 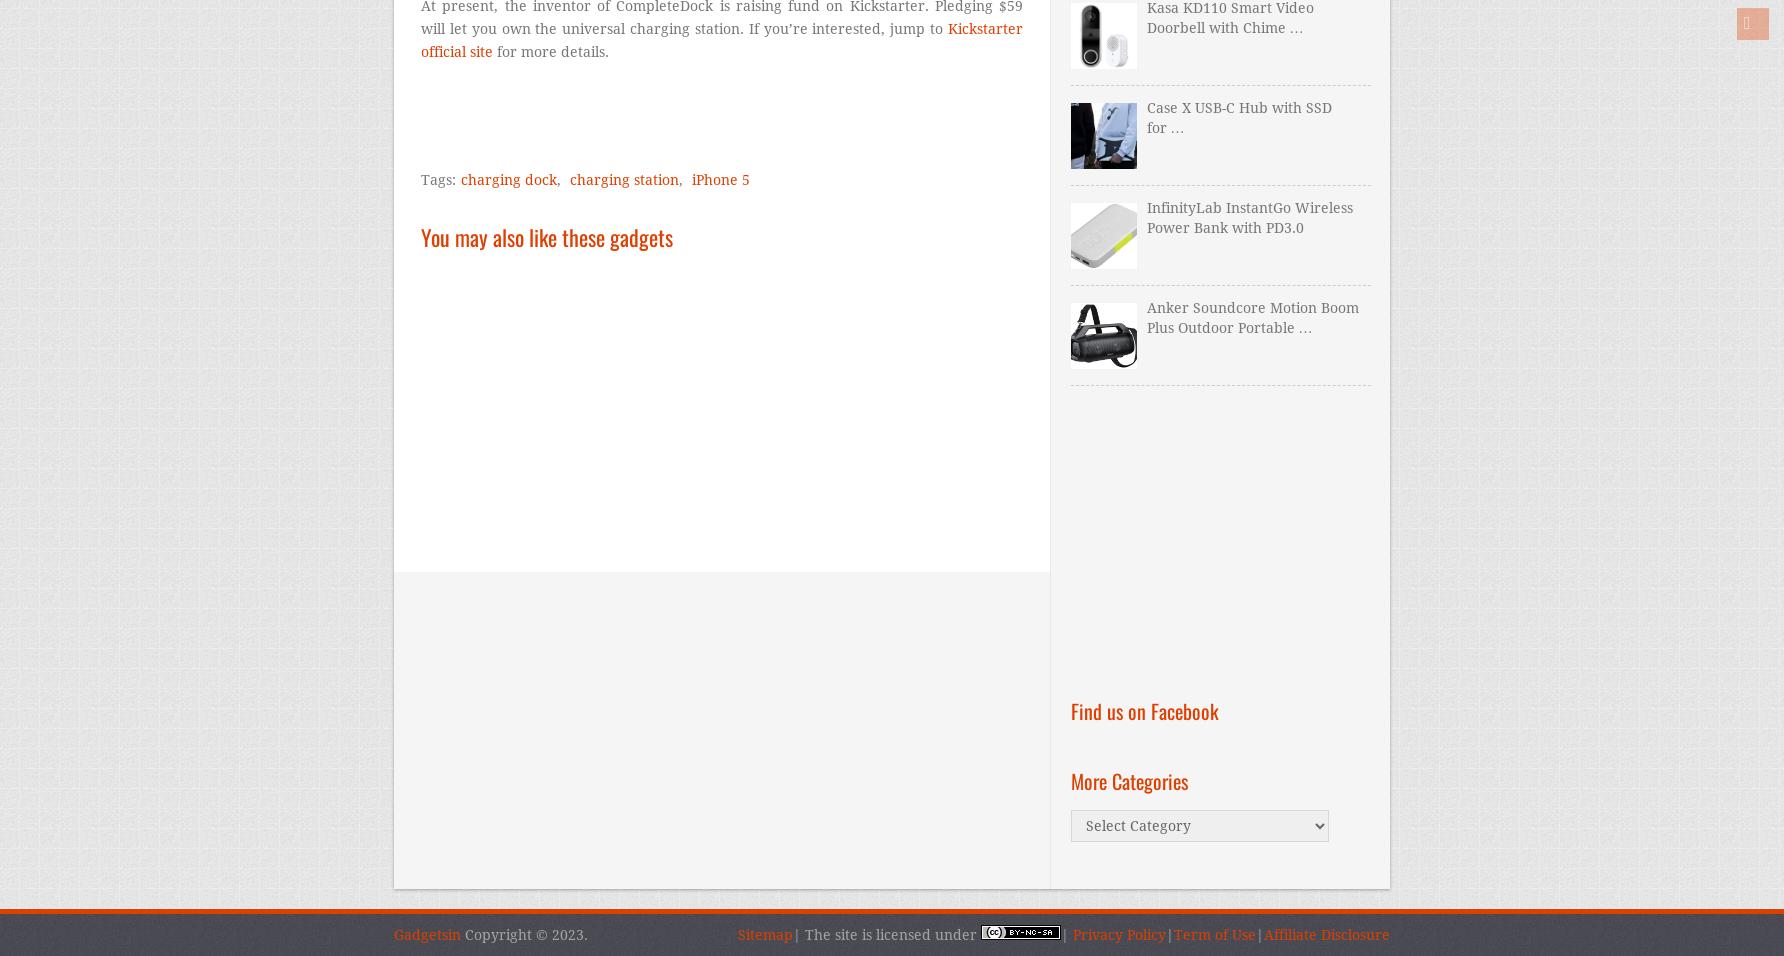 I want to click on 'Sitemap', so click(x=765, y=934).